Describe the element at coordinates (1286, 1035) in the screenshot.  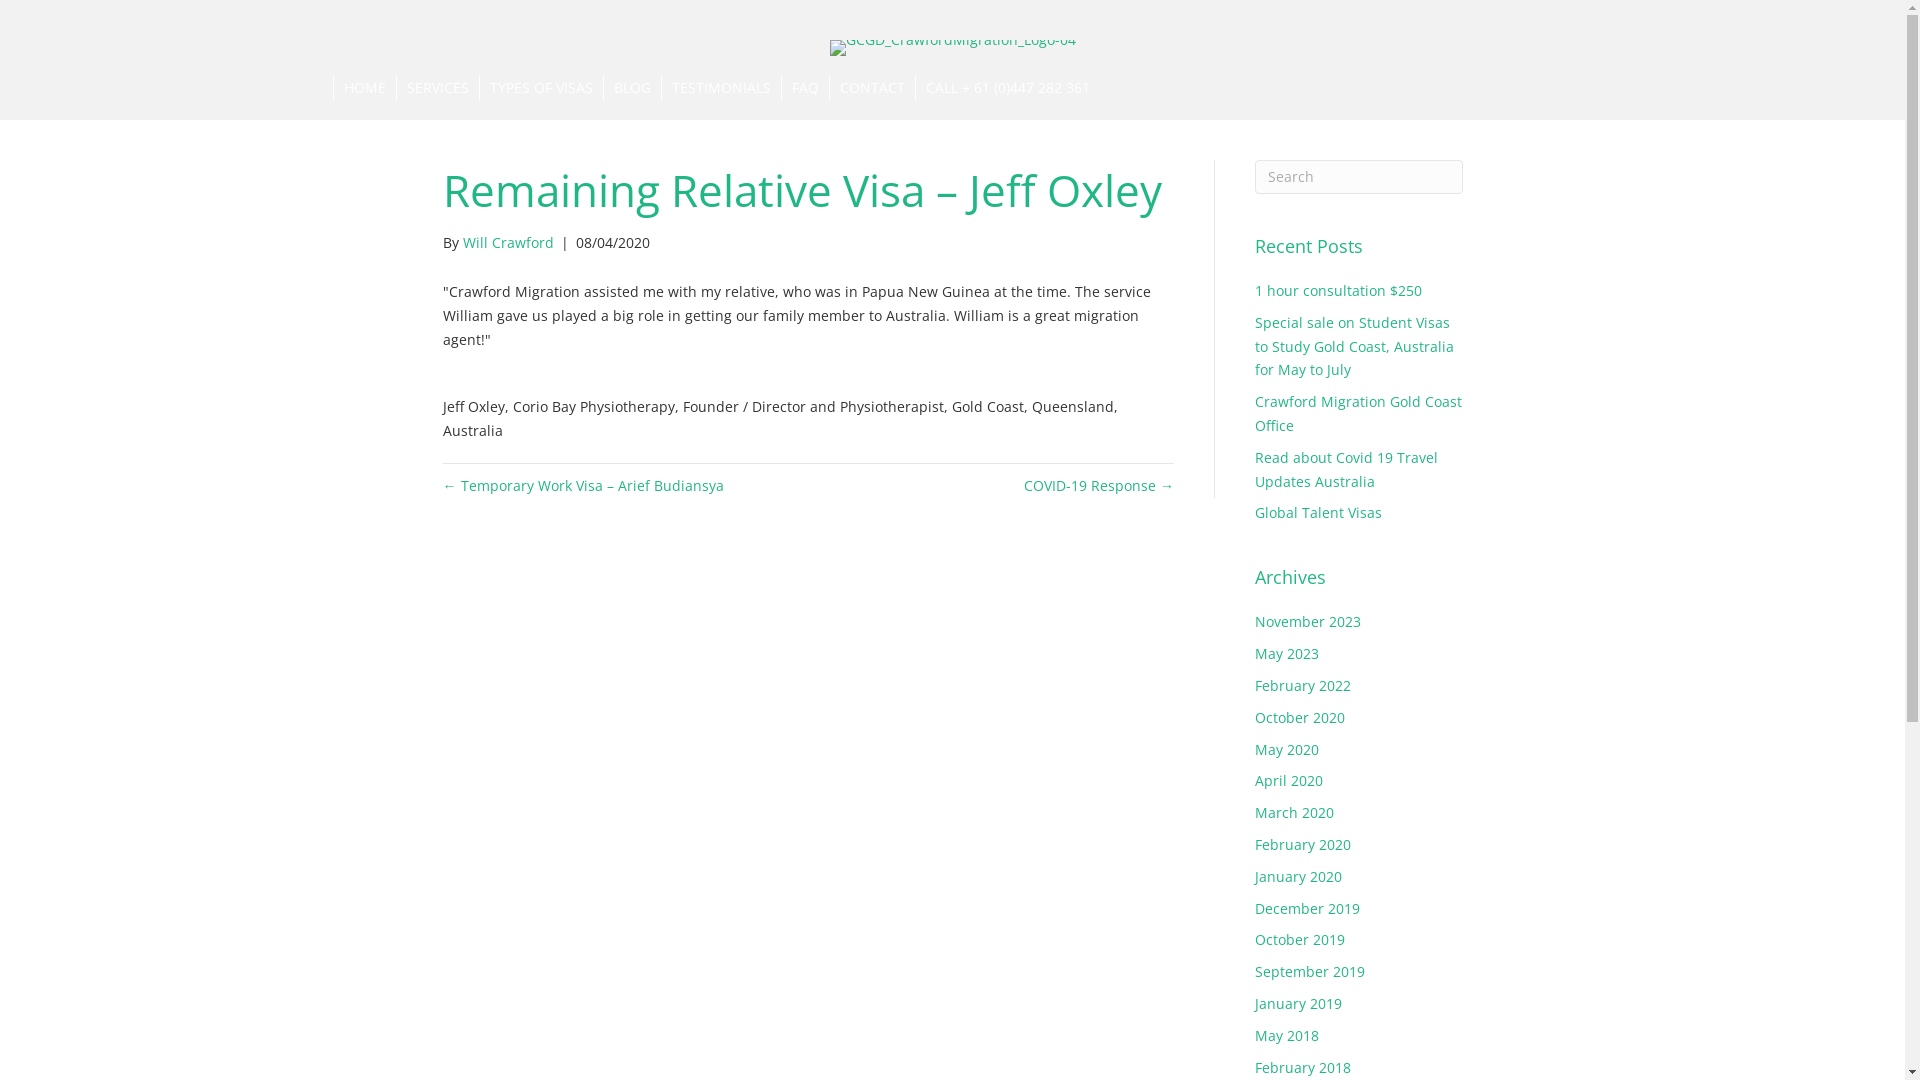
I see `'May 2018'` at that location.